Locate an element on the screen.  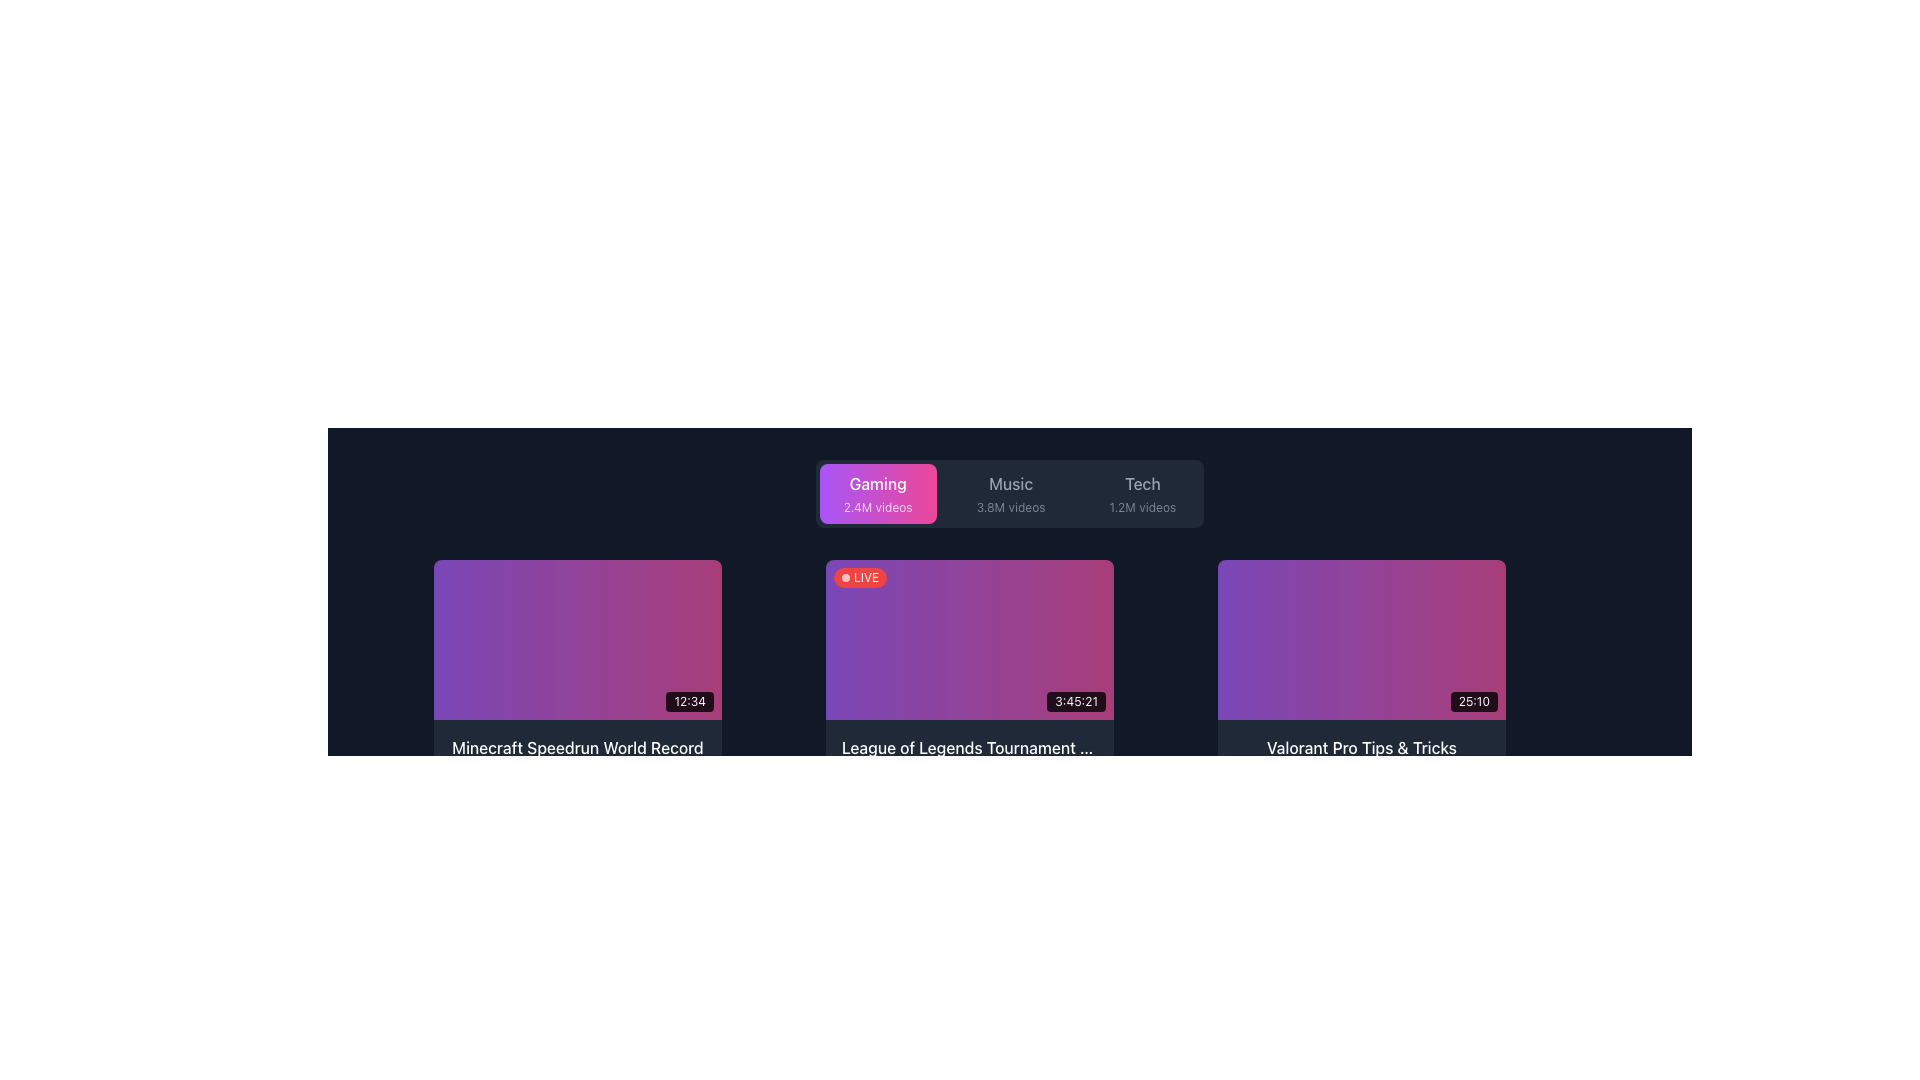
the text label displaying 'Tech', which is styled in a medium-weight font and located in the top-right area of the horizontal bar is located at coordinates (1142, 483).